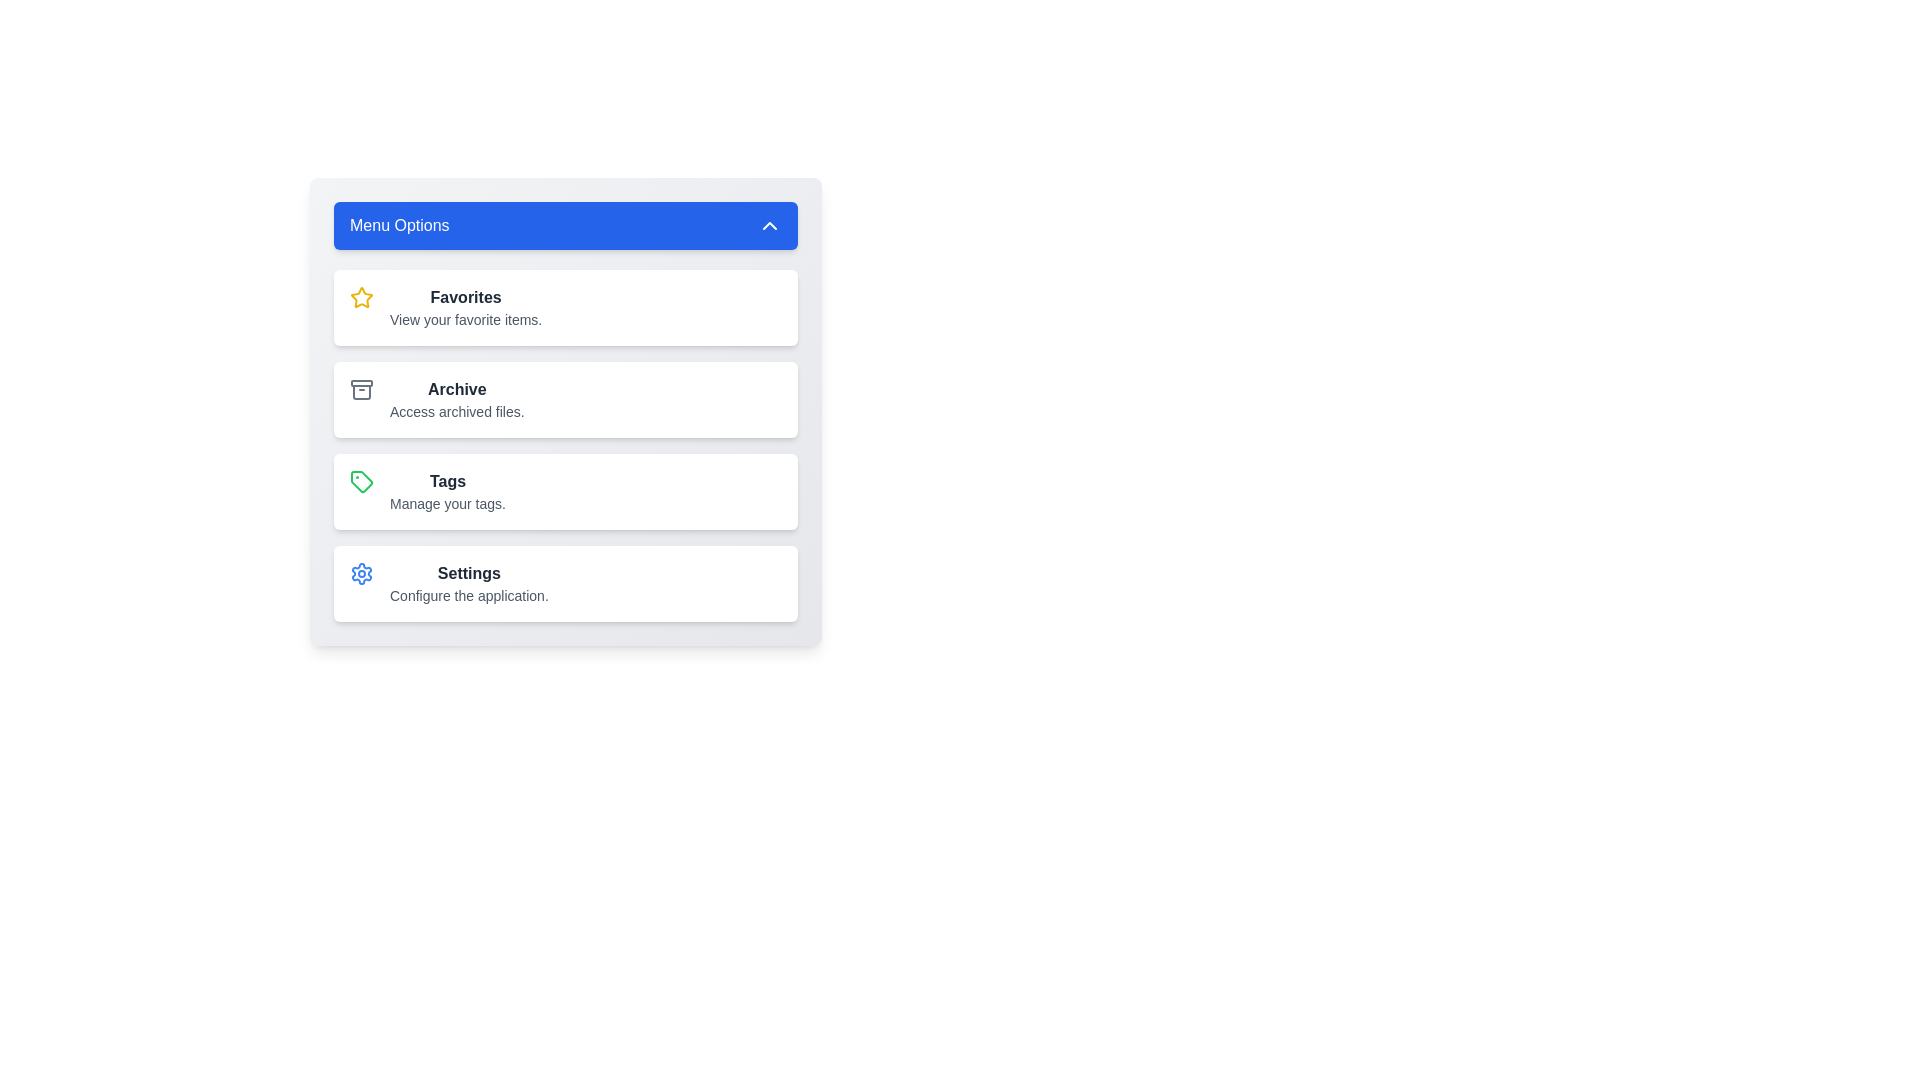 Image resolution: width=1920 pixels, height=1080 pixels. What do you see at coordinates (361, 297) in the screenshot?
I see `the decorative icon representing the 'Favorites' section, located at the top-left corner of the 'Favorites' card, adjacent to its descriptive text` at bounding box center [361, 297].